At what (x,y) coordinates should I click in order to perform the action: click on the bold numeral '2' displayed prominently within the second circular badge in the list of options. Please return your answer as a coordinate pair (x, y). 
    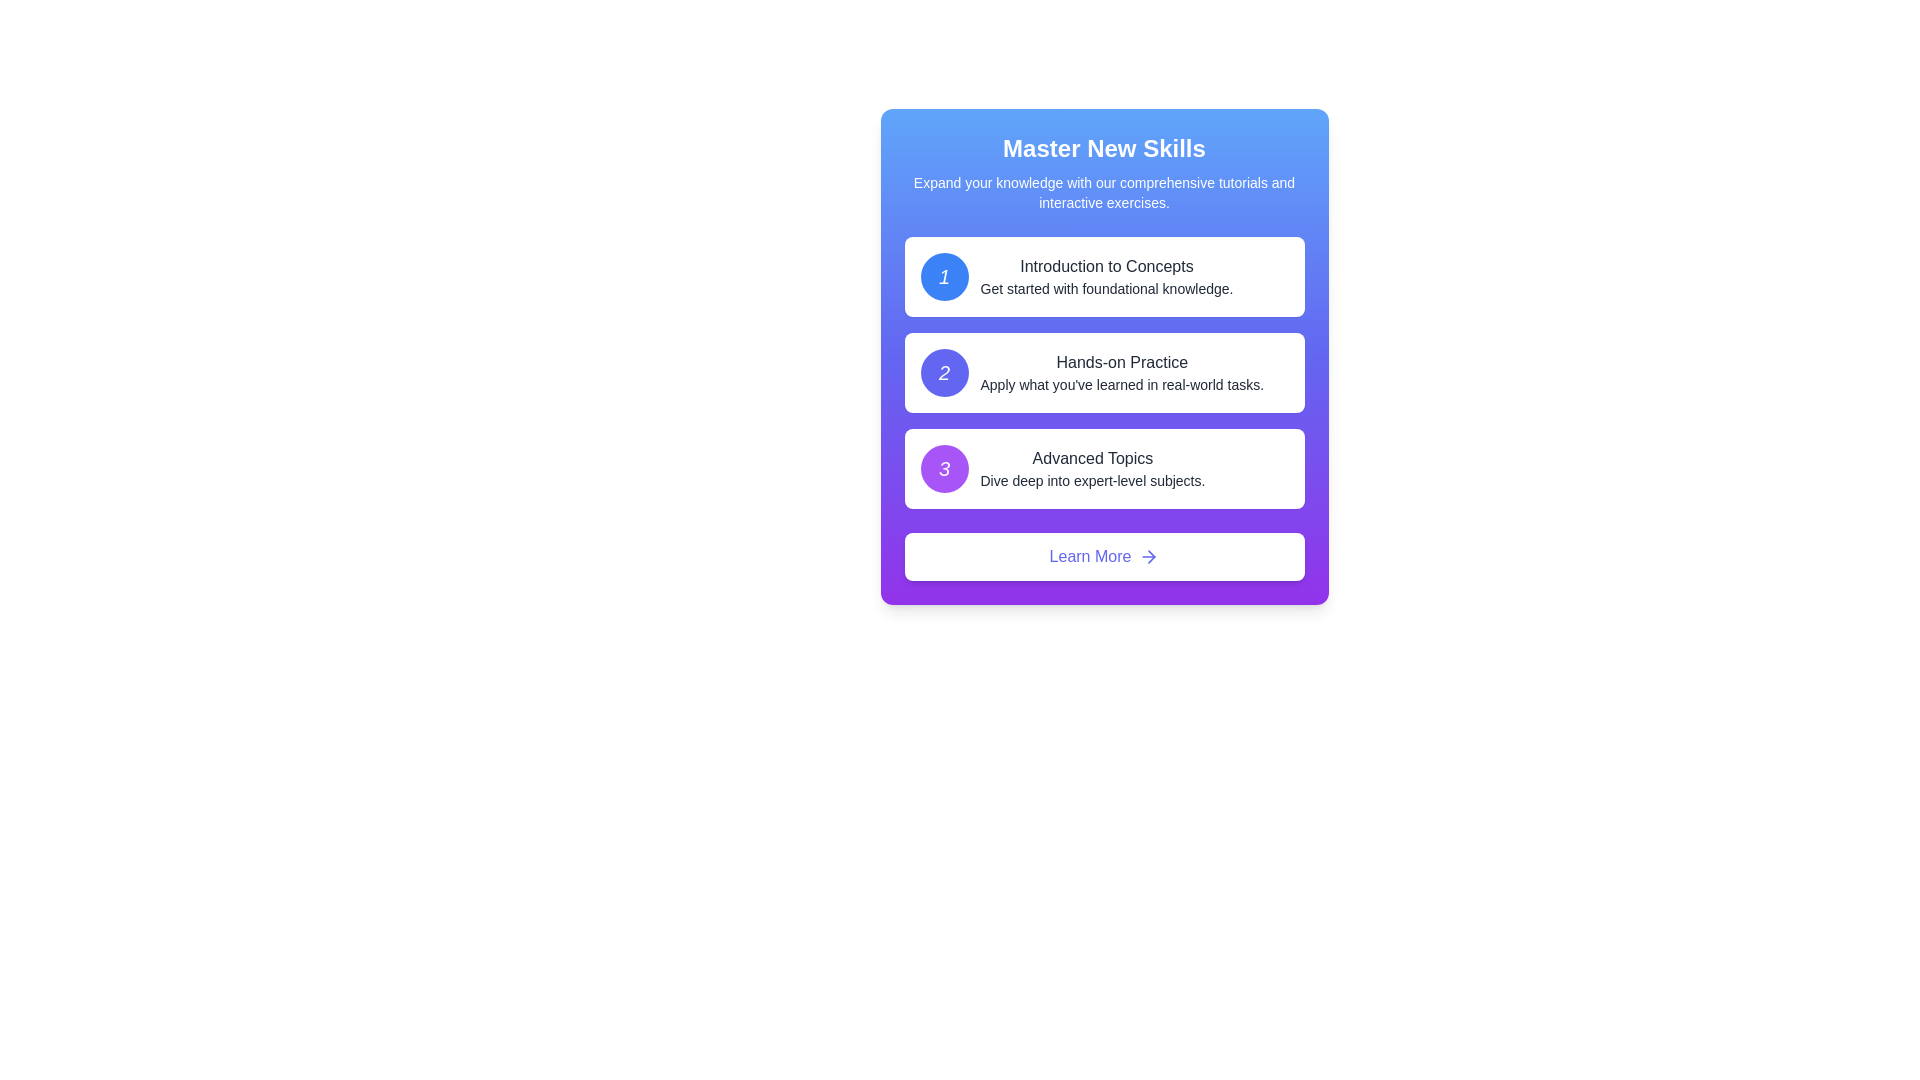
    Looking at the image, I should click on (943, 373).